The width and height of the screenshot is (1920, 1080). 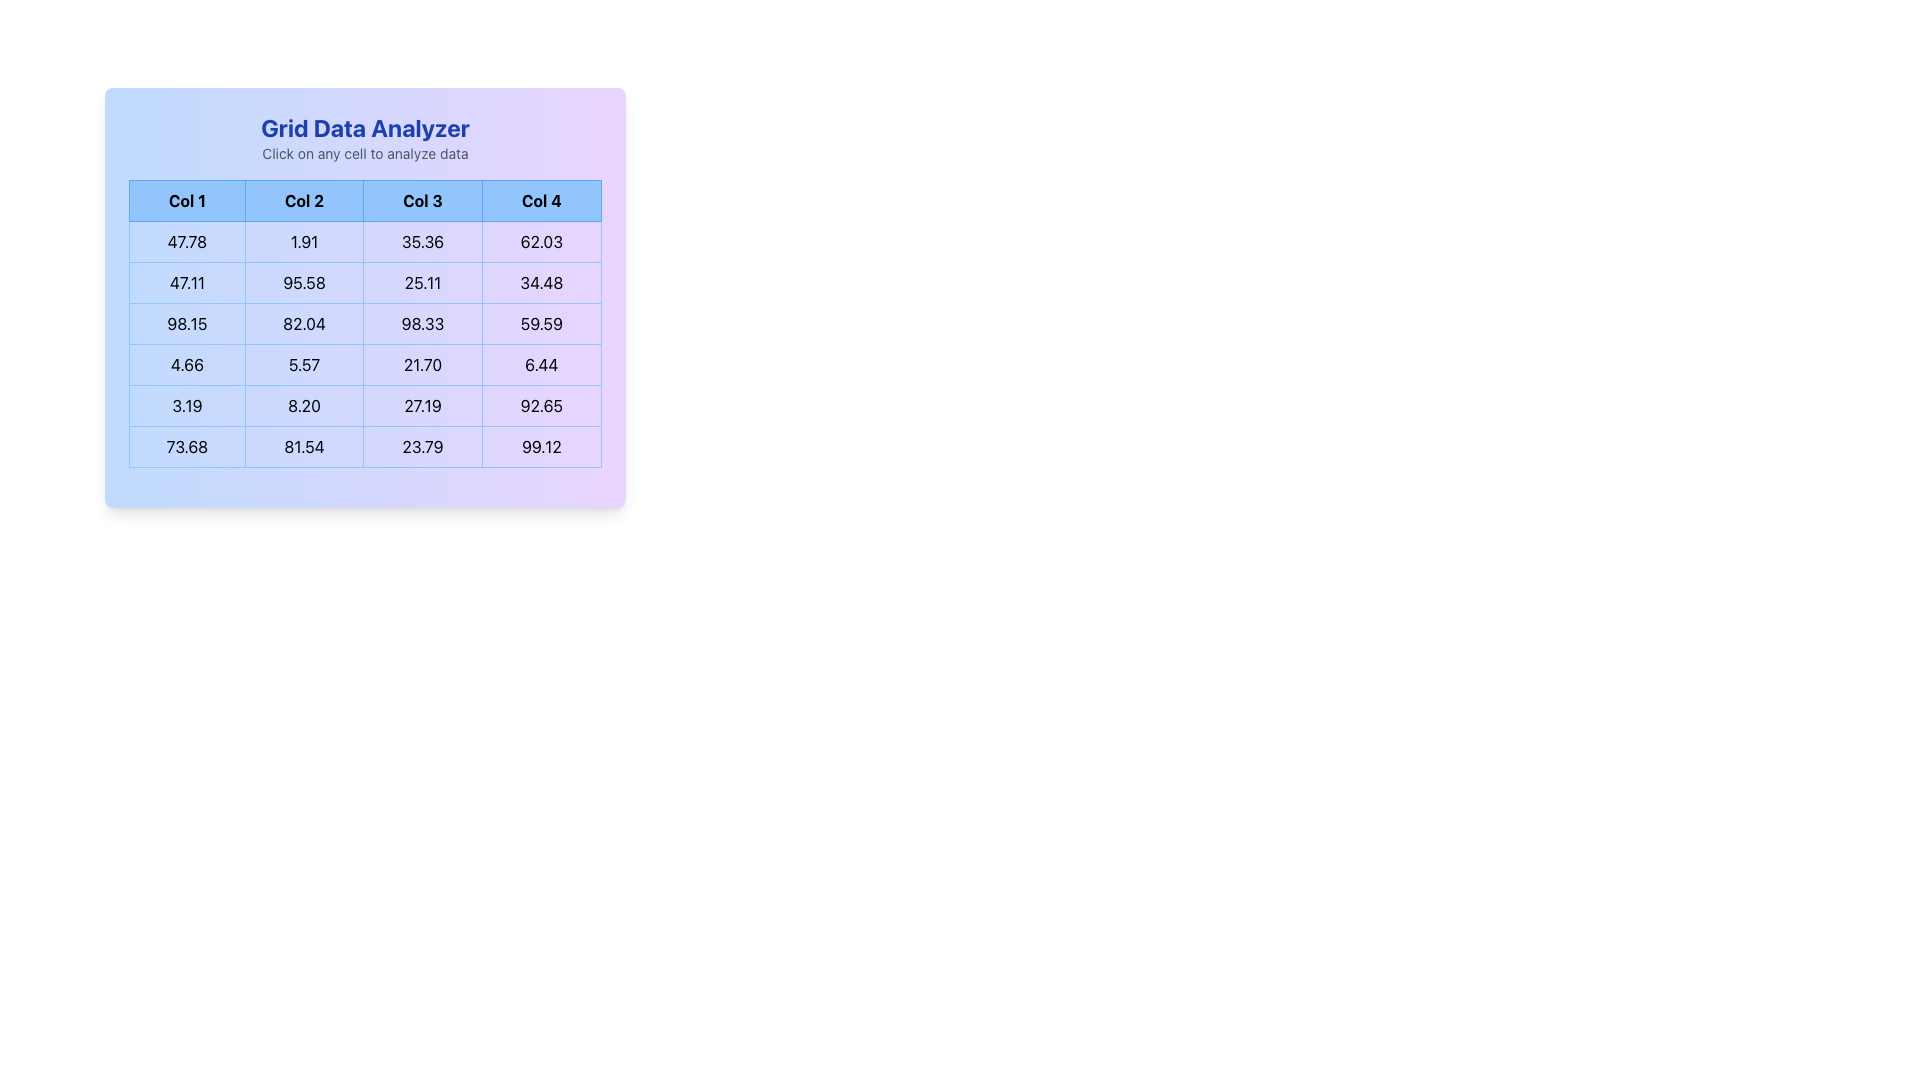 What do you see at coordinates (365, 282) in the screenshot?
I see `the second row of the table titled 'Grid Data Analyzer' containing the numerical data '47.11', '95.58', '25.11', '34.48' styled against a light blue to purple background gradient` at bounding box center [365, 282].